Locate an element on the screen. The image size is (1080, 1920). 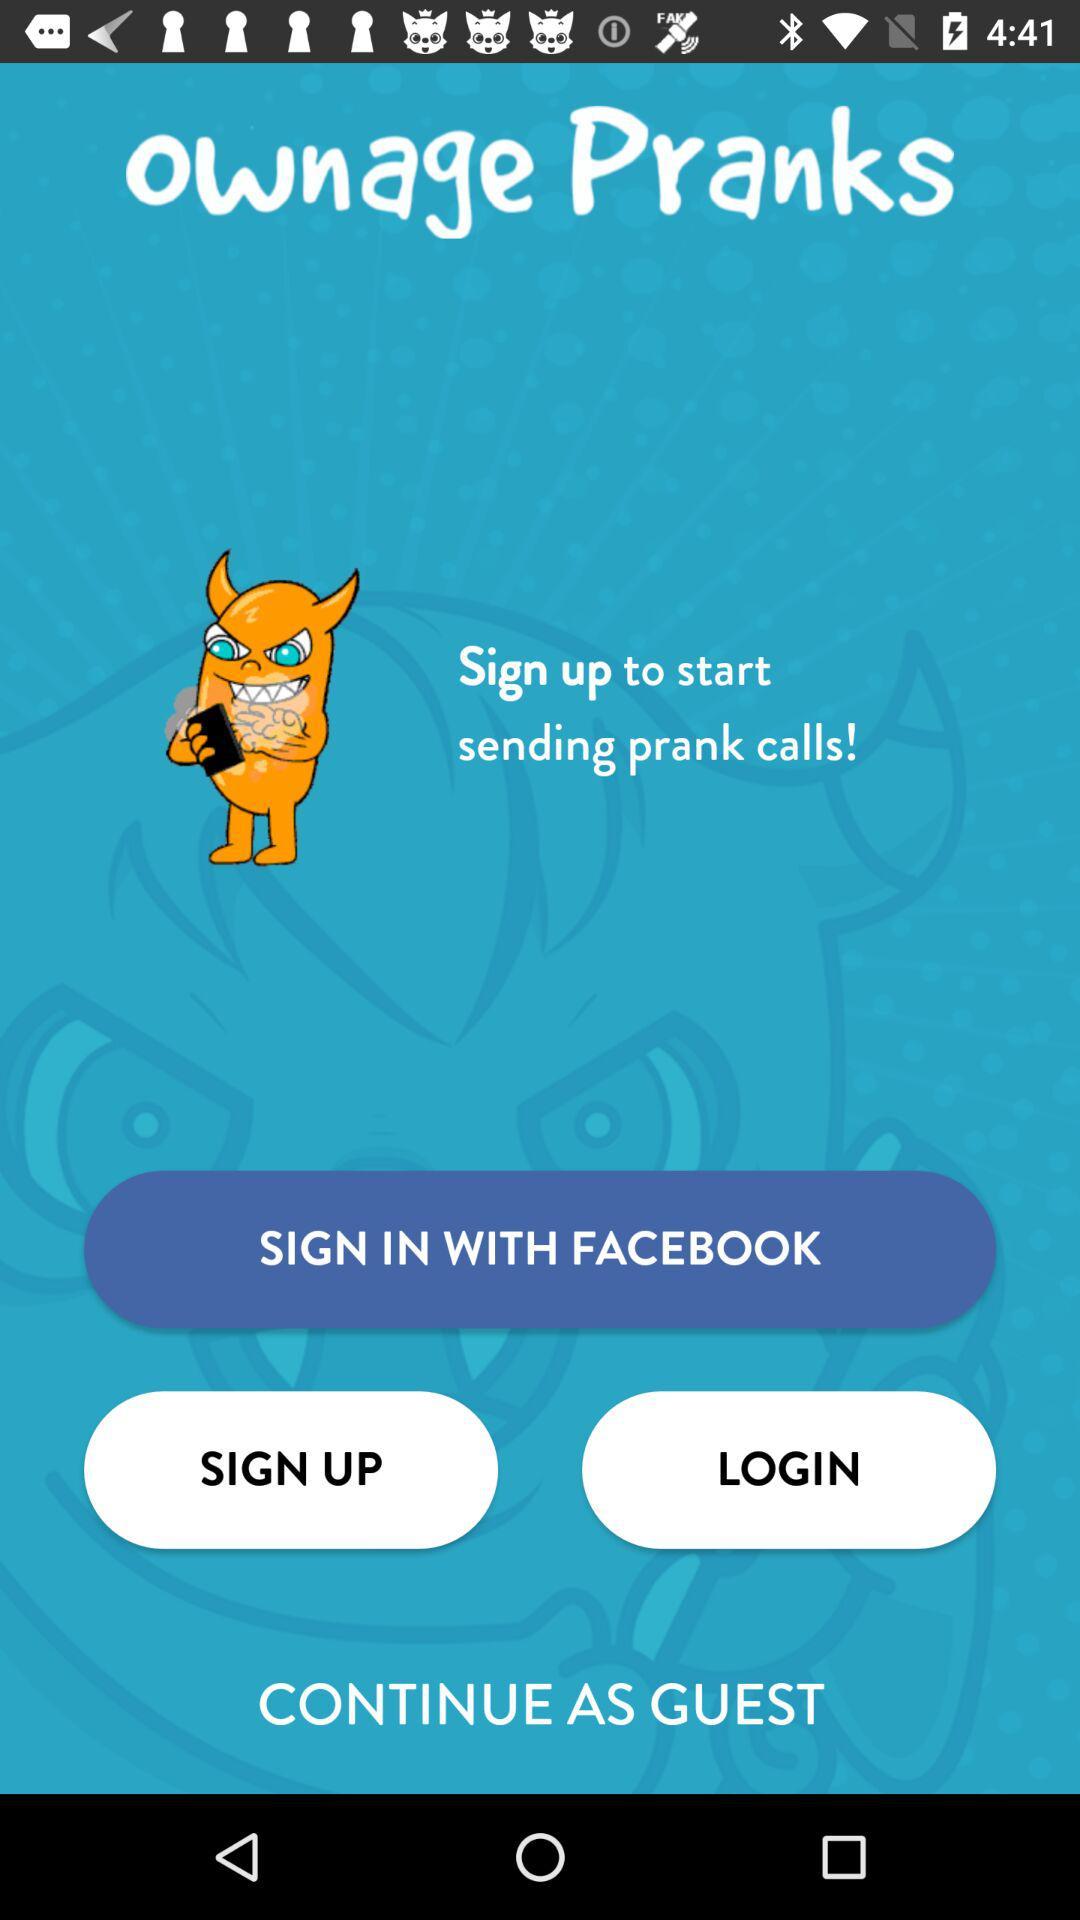
the login icon is located at coordinates (788, 1469).